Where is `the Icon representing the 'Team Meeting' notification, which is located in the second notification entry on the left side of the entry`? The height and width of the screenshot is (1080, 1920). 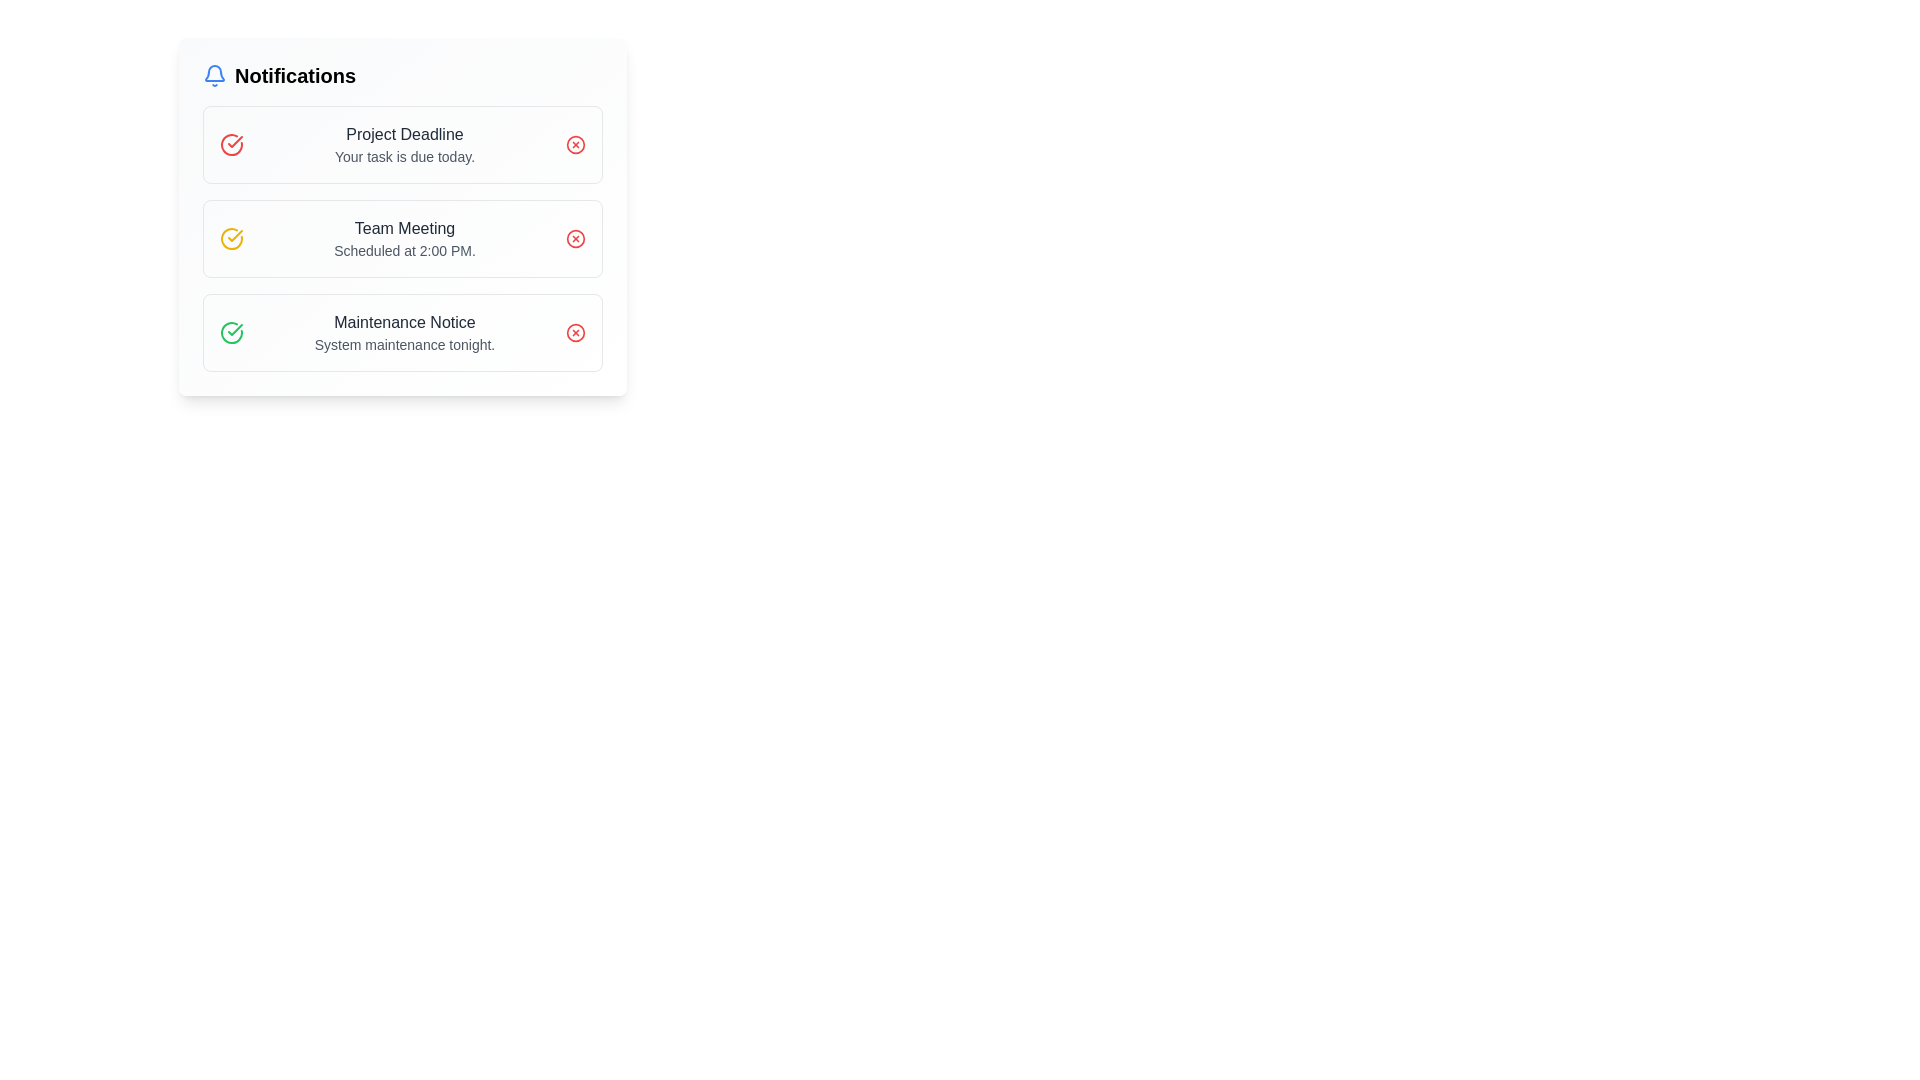
the Icon representing the 'Team Meeting' notification, which is located in the second notification entry on the left side of the entry is located at coordinates (231, 238).